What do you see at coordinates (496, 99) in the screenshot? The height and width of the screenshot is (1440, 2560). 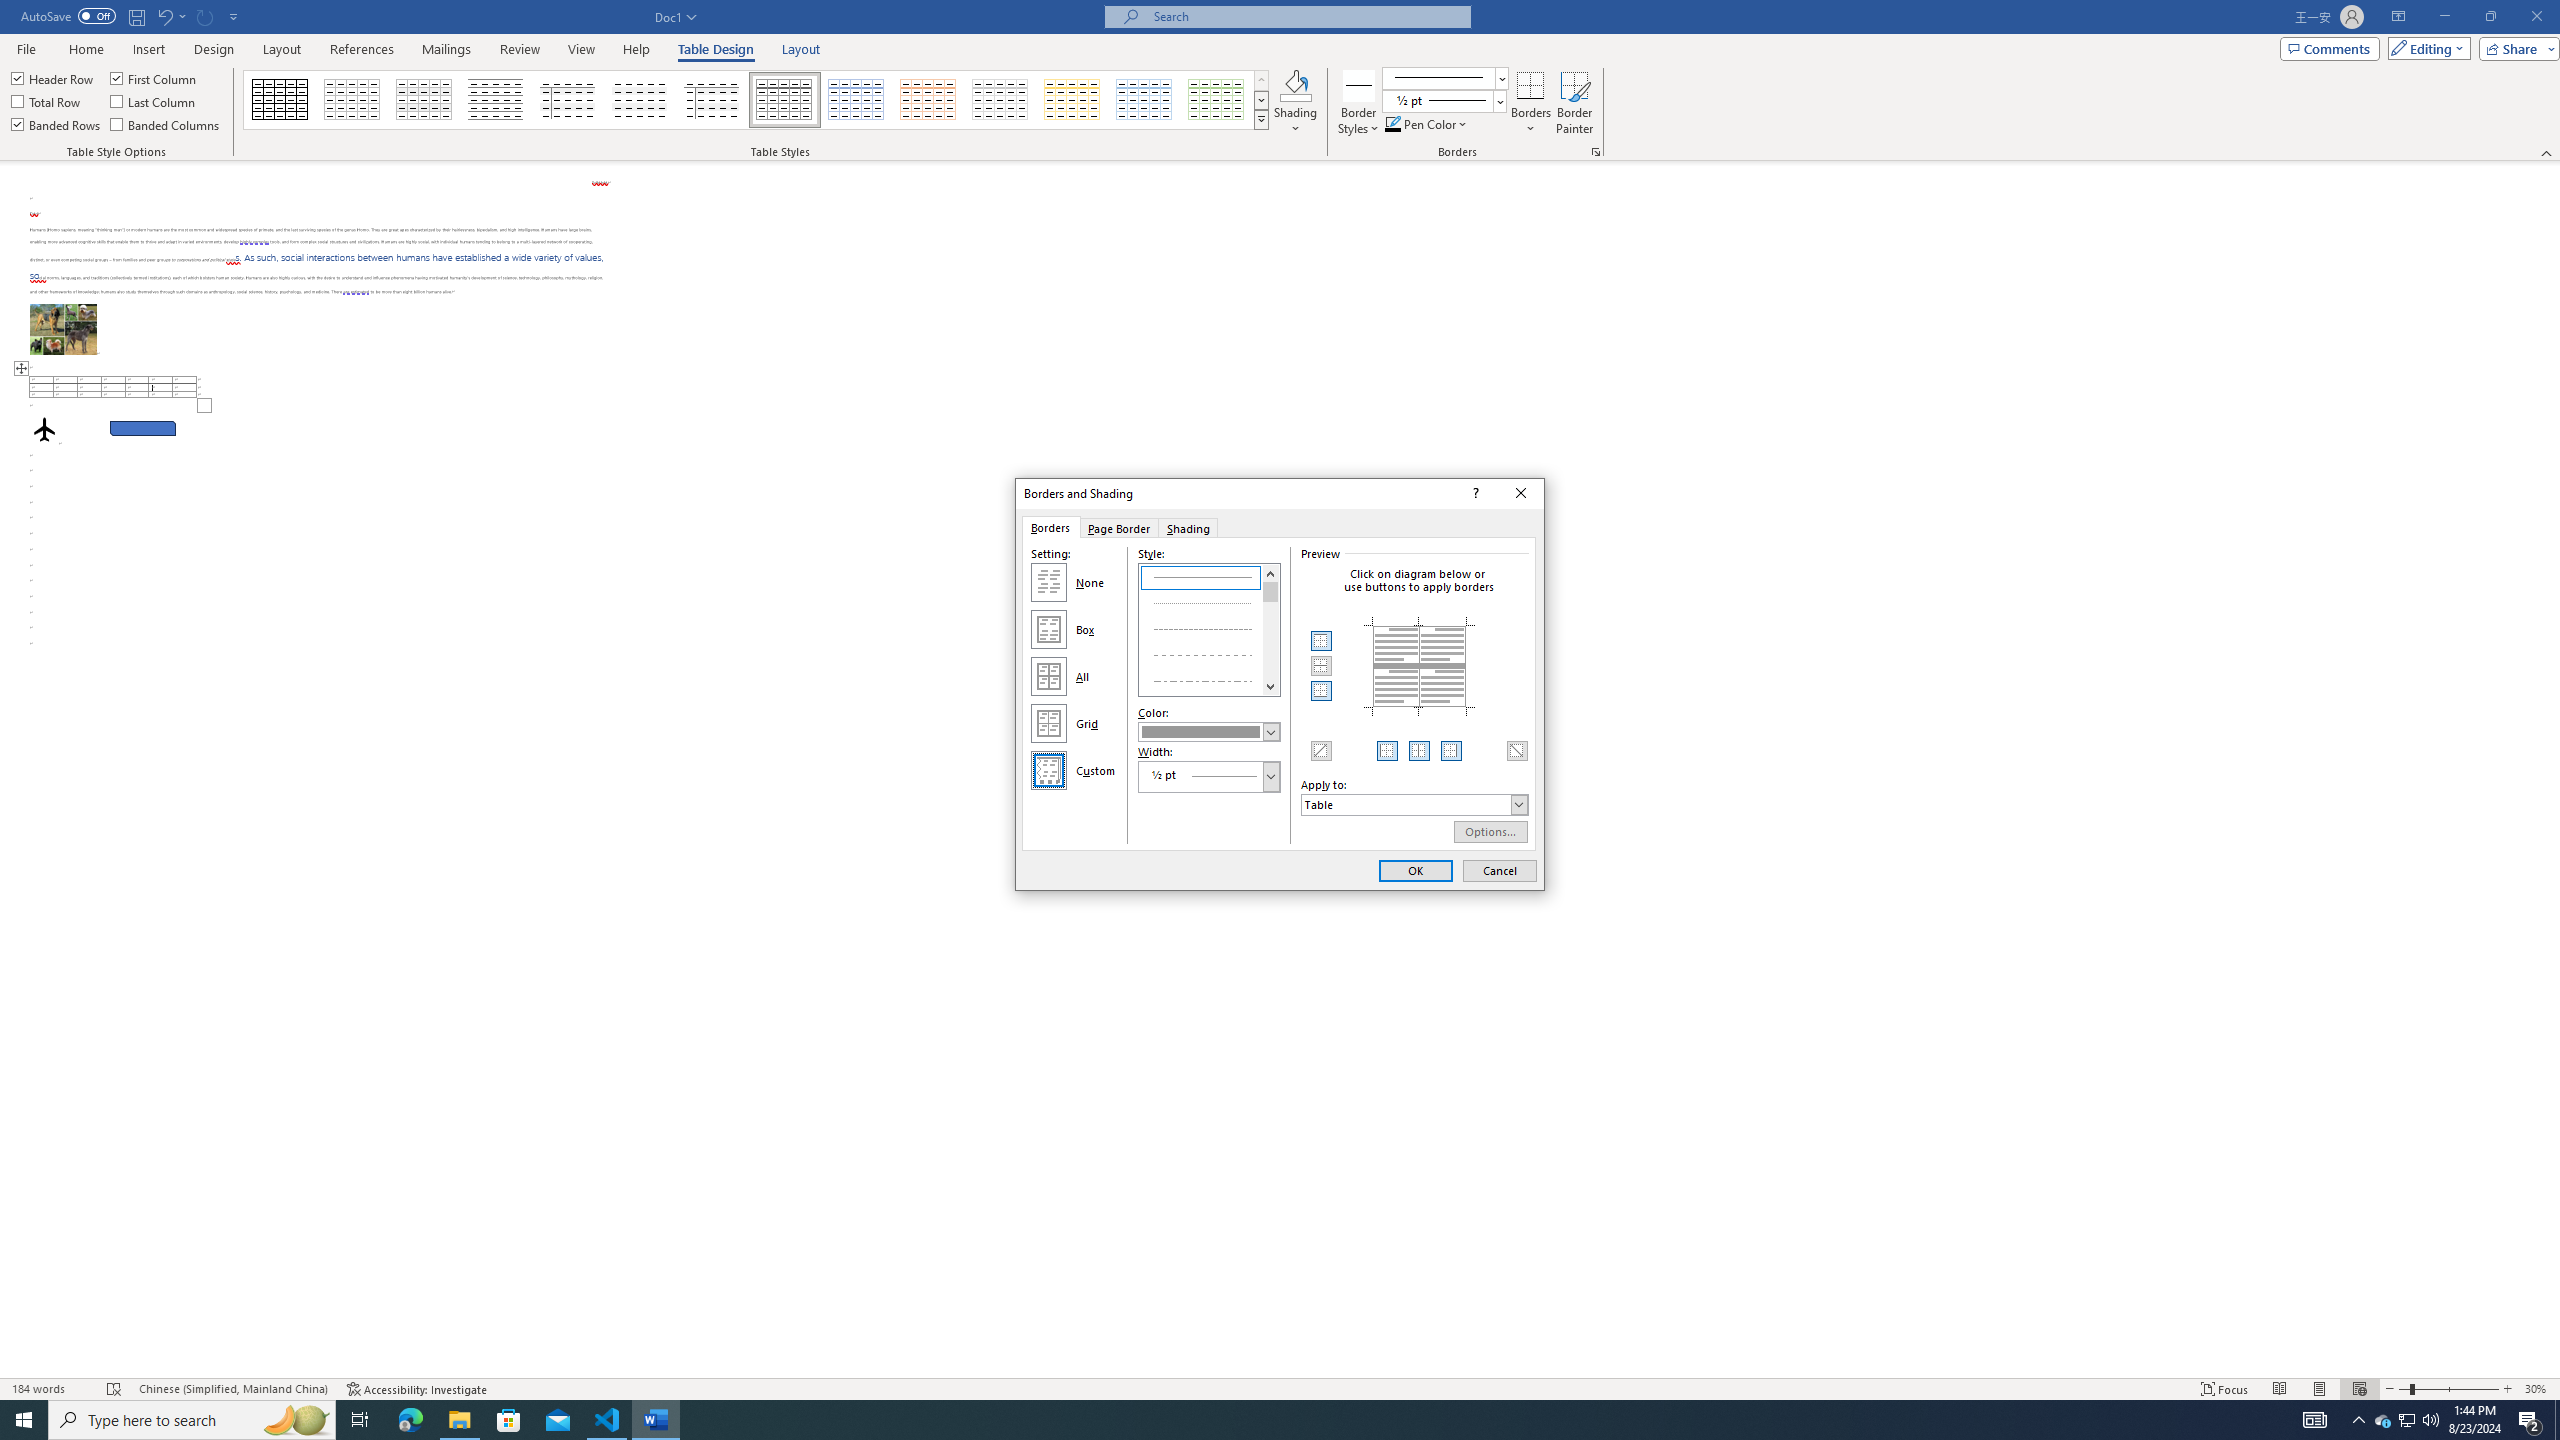 I see `'Plain Table 2'` at bounding box center [496, 99].